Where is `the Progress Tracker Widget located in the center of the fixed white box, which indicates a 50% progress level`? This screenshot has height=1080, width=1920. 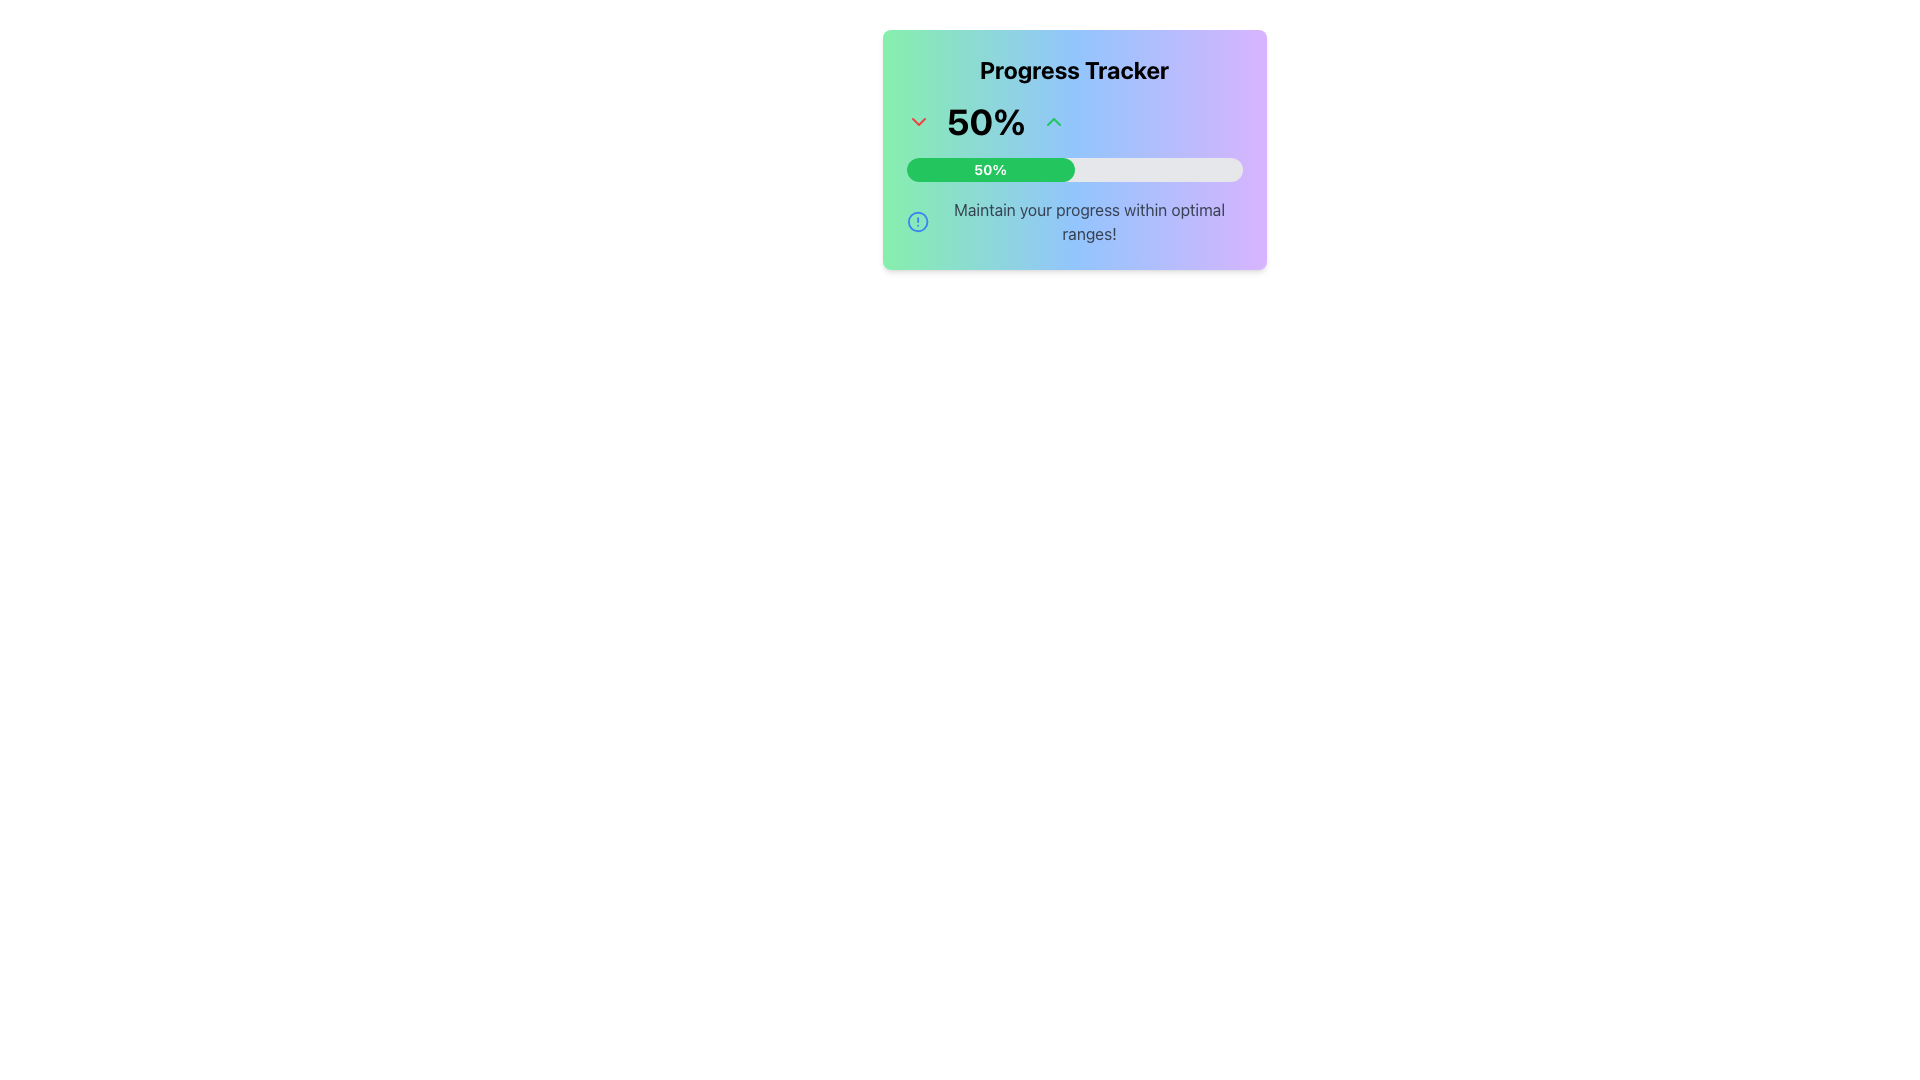 the Progress Tracker Widget located in the center of the fixed white box, which indicates a 50% progress level is located at coordinates (1073, 149).